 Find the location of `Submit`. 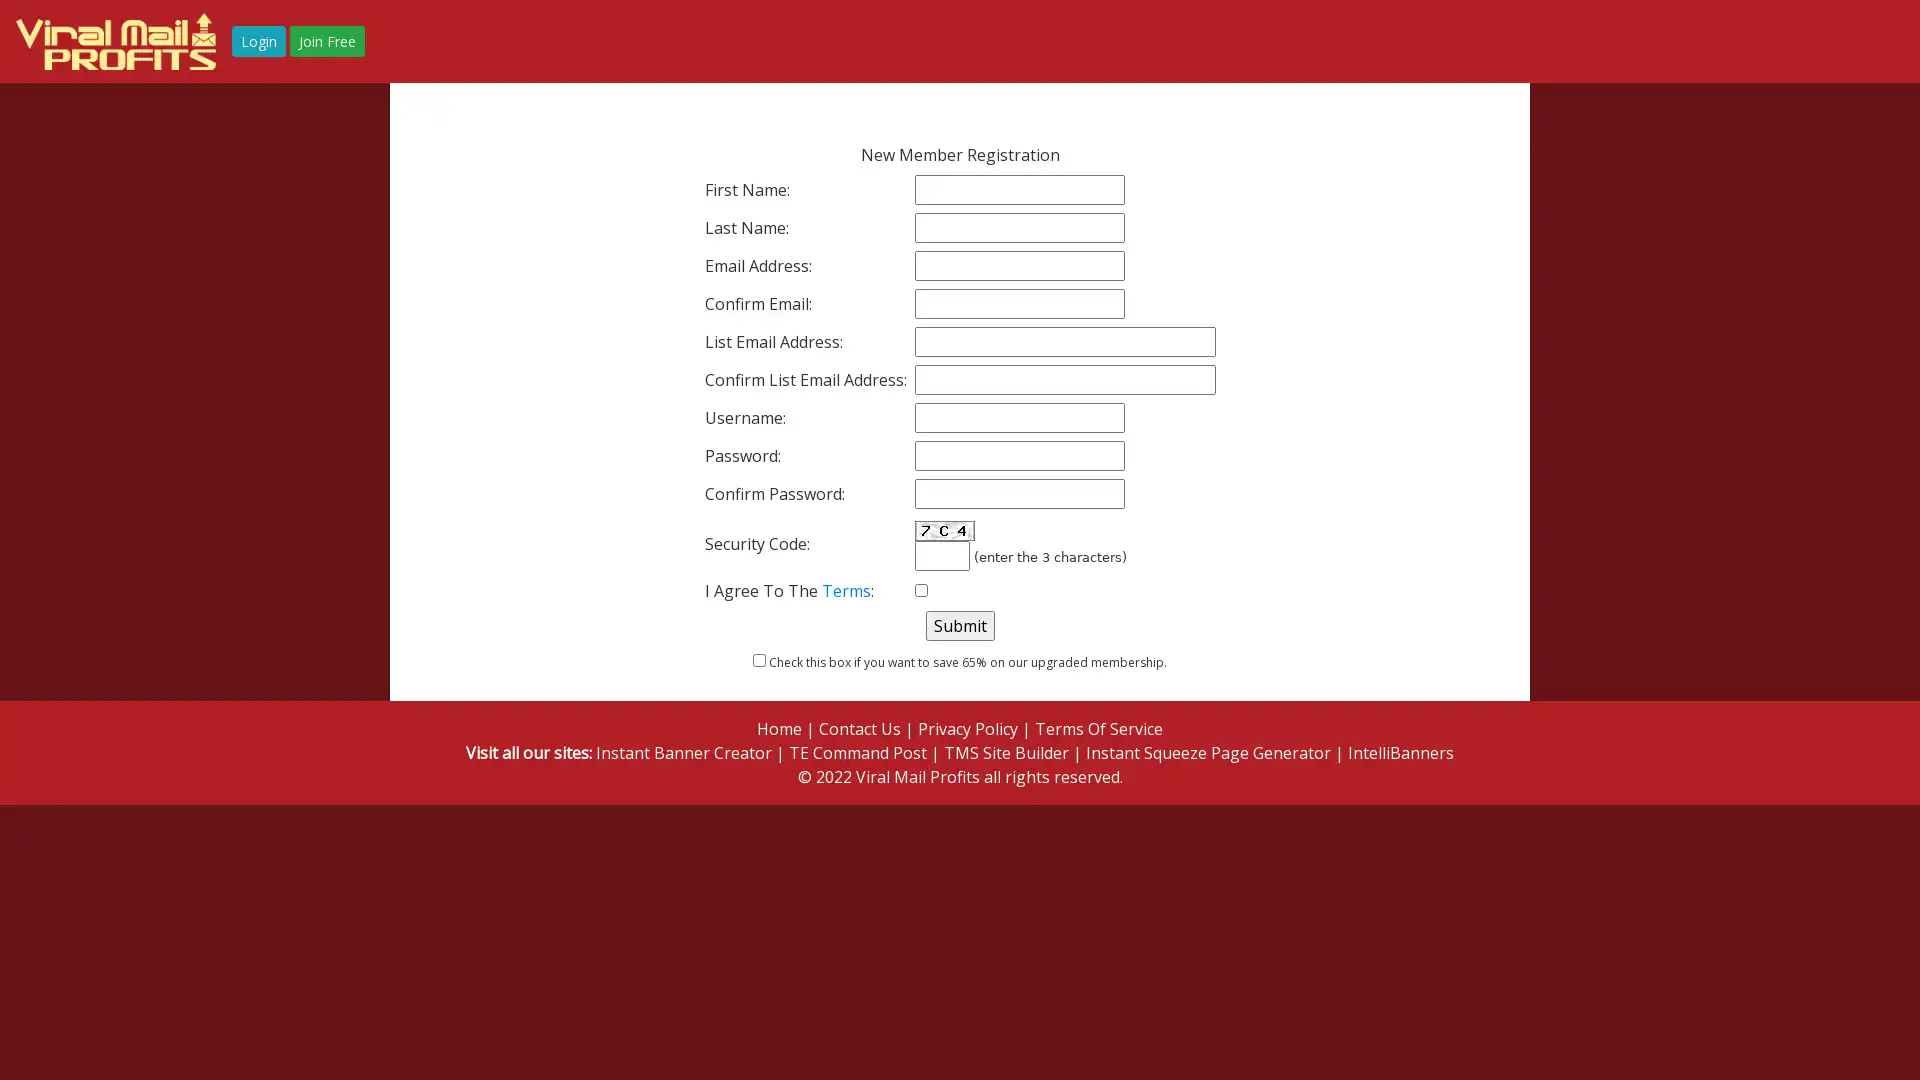

Submit is located at coordinates (958, 623).